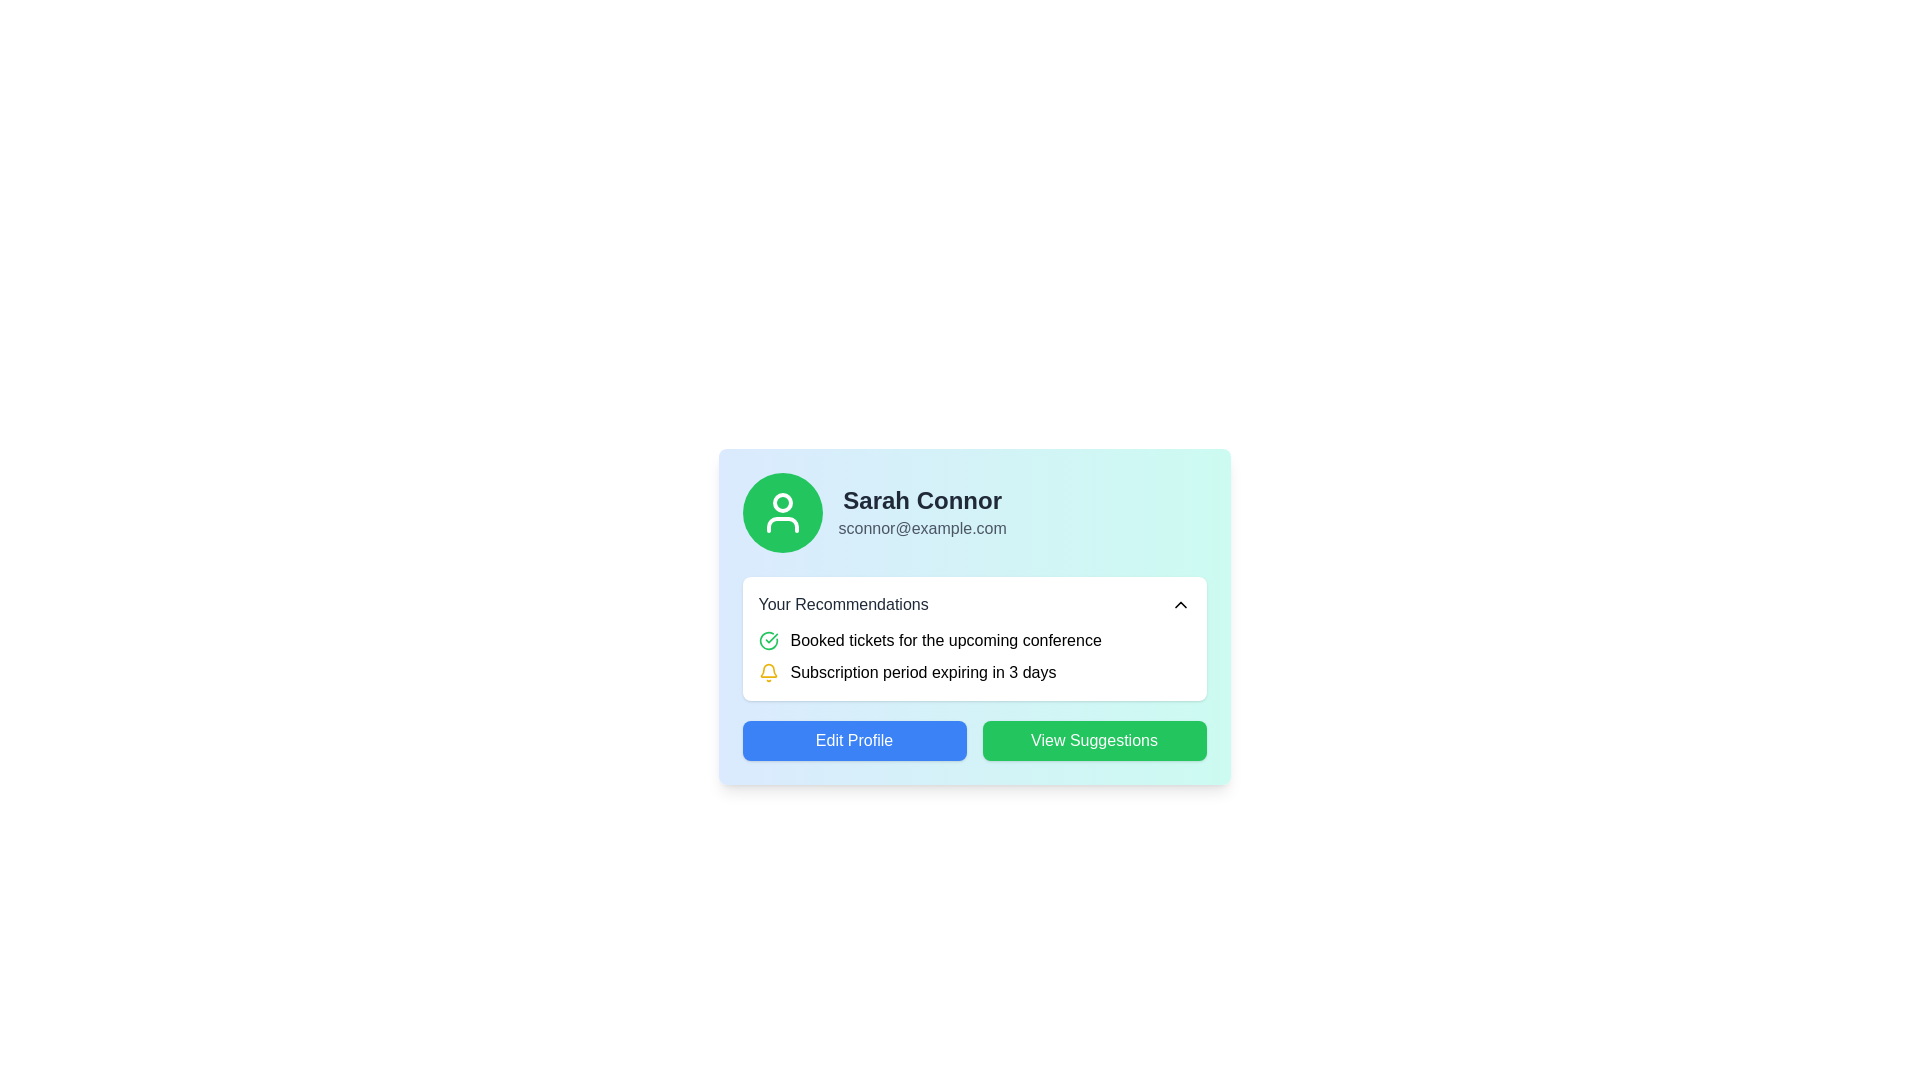  I want to click on information block about booked tickets for a conference, located within the white card labeled 'Your Recommendations', directly below the header 'Your Recommendations', so click(974, 656).